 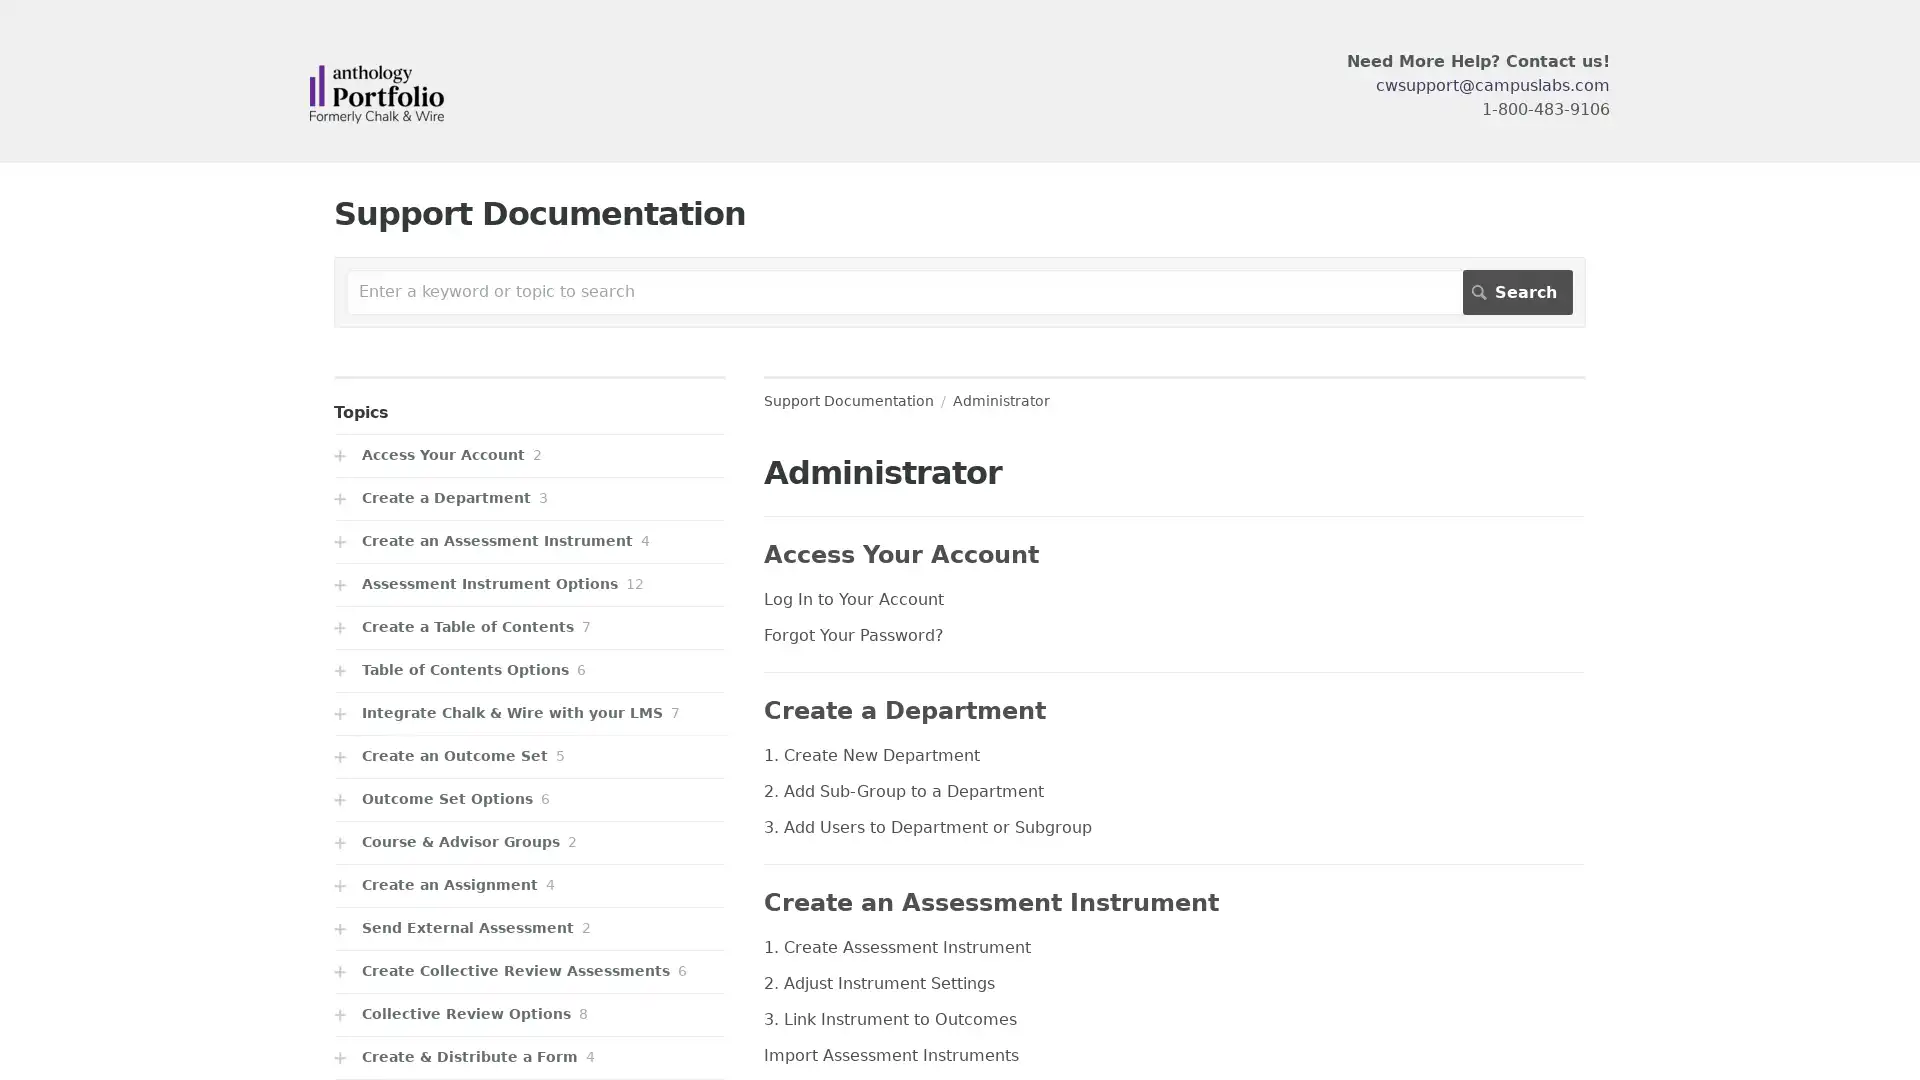 What do you see at coordinates (529, 626) in the screenshot?
I see `Create a Table of Contents 7` at bounding box center [529, 626].